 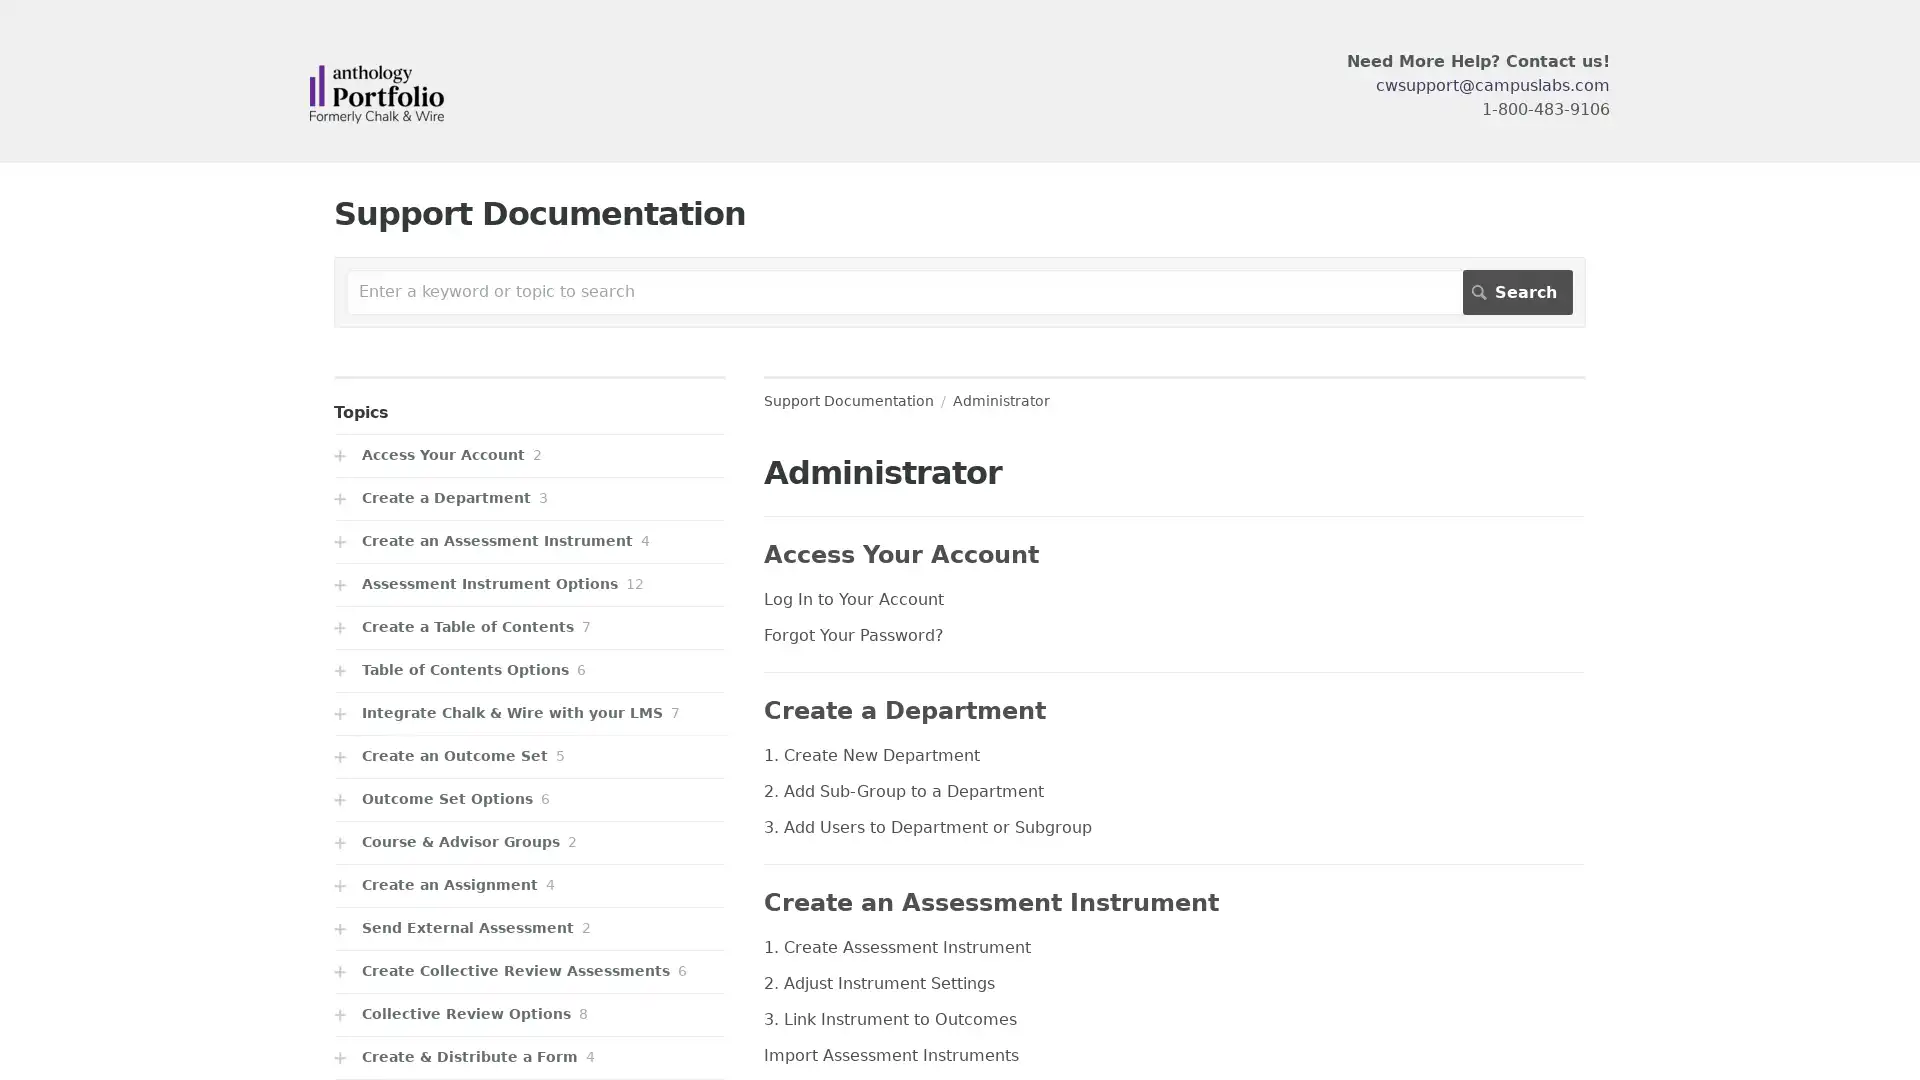 What do you see at coordinates (529, 626) in the screenshot?
I see `Create a Table of Contents 7` at bounding box center [529, 626].